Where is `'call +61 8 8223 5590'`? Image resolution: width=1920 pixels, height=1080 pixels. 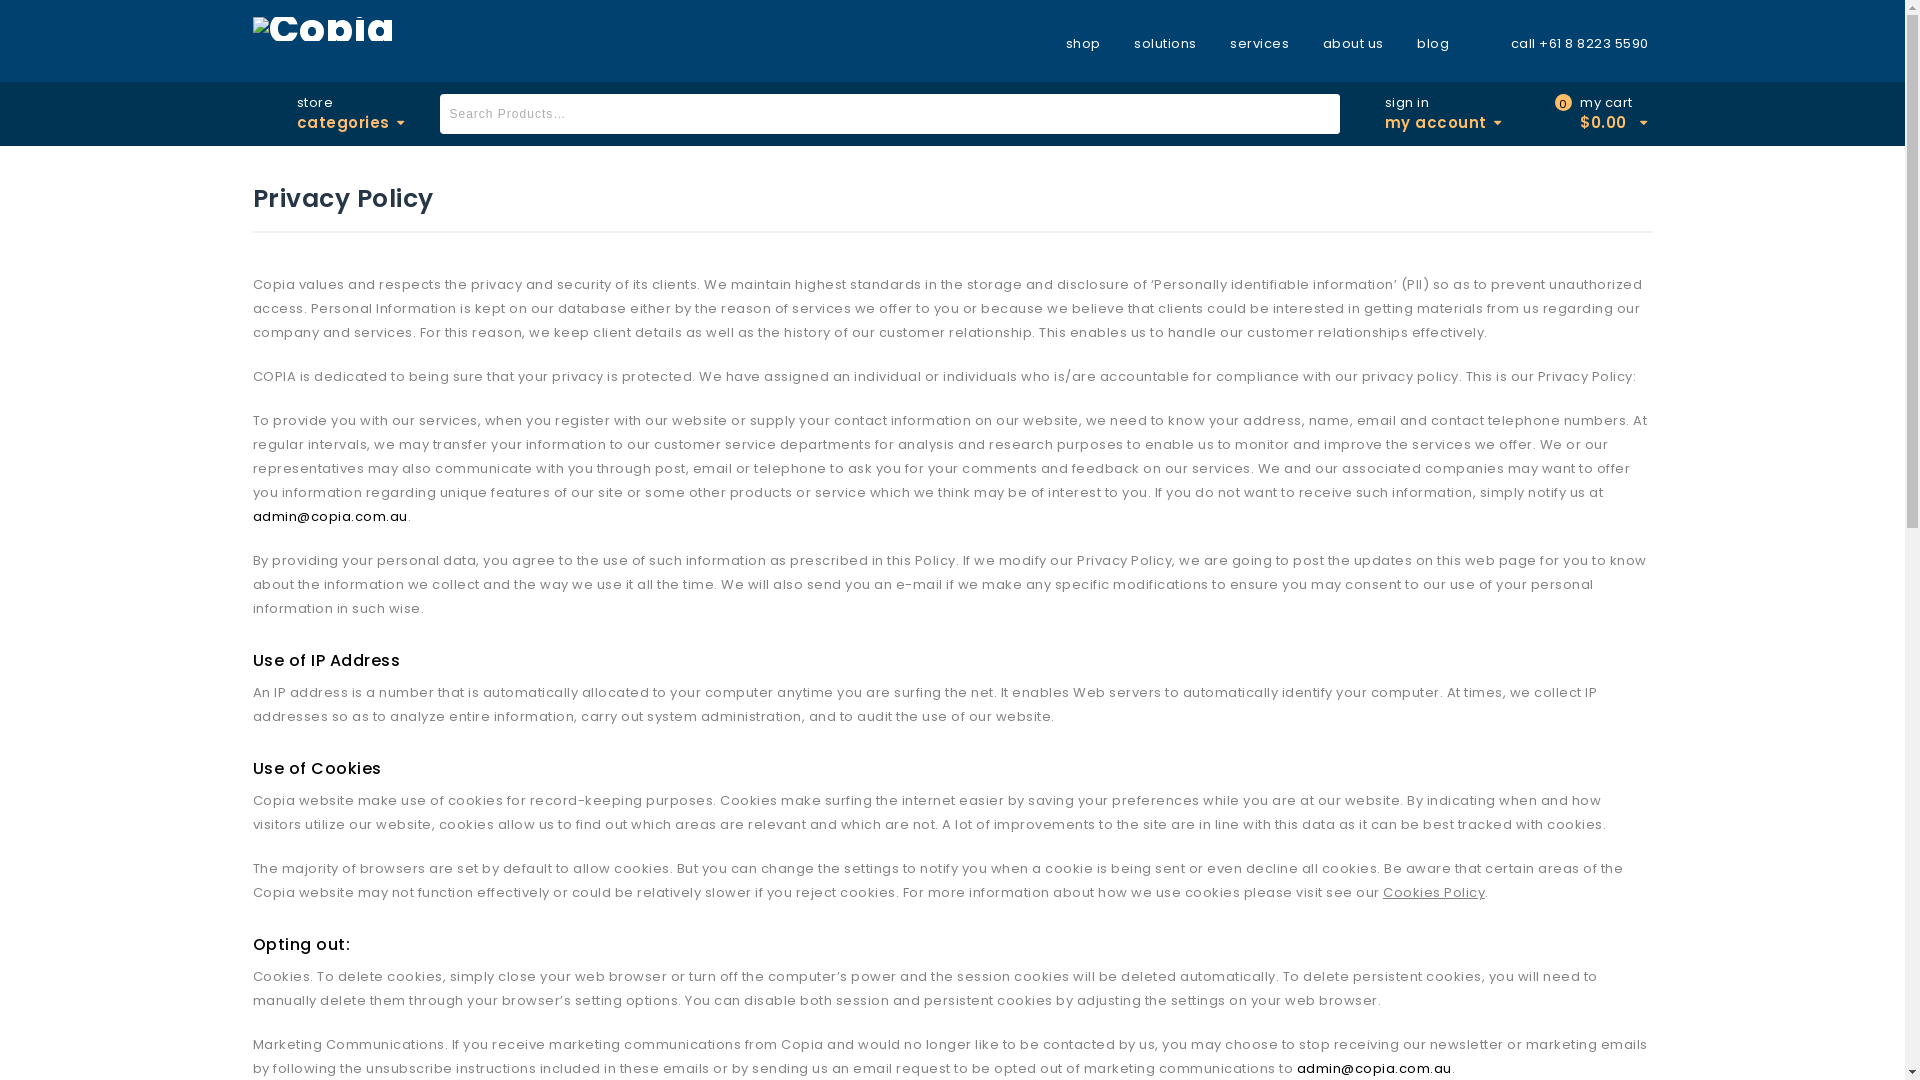
'call +61 8 8223 5590' is located at coordinates (1565, 42).